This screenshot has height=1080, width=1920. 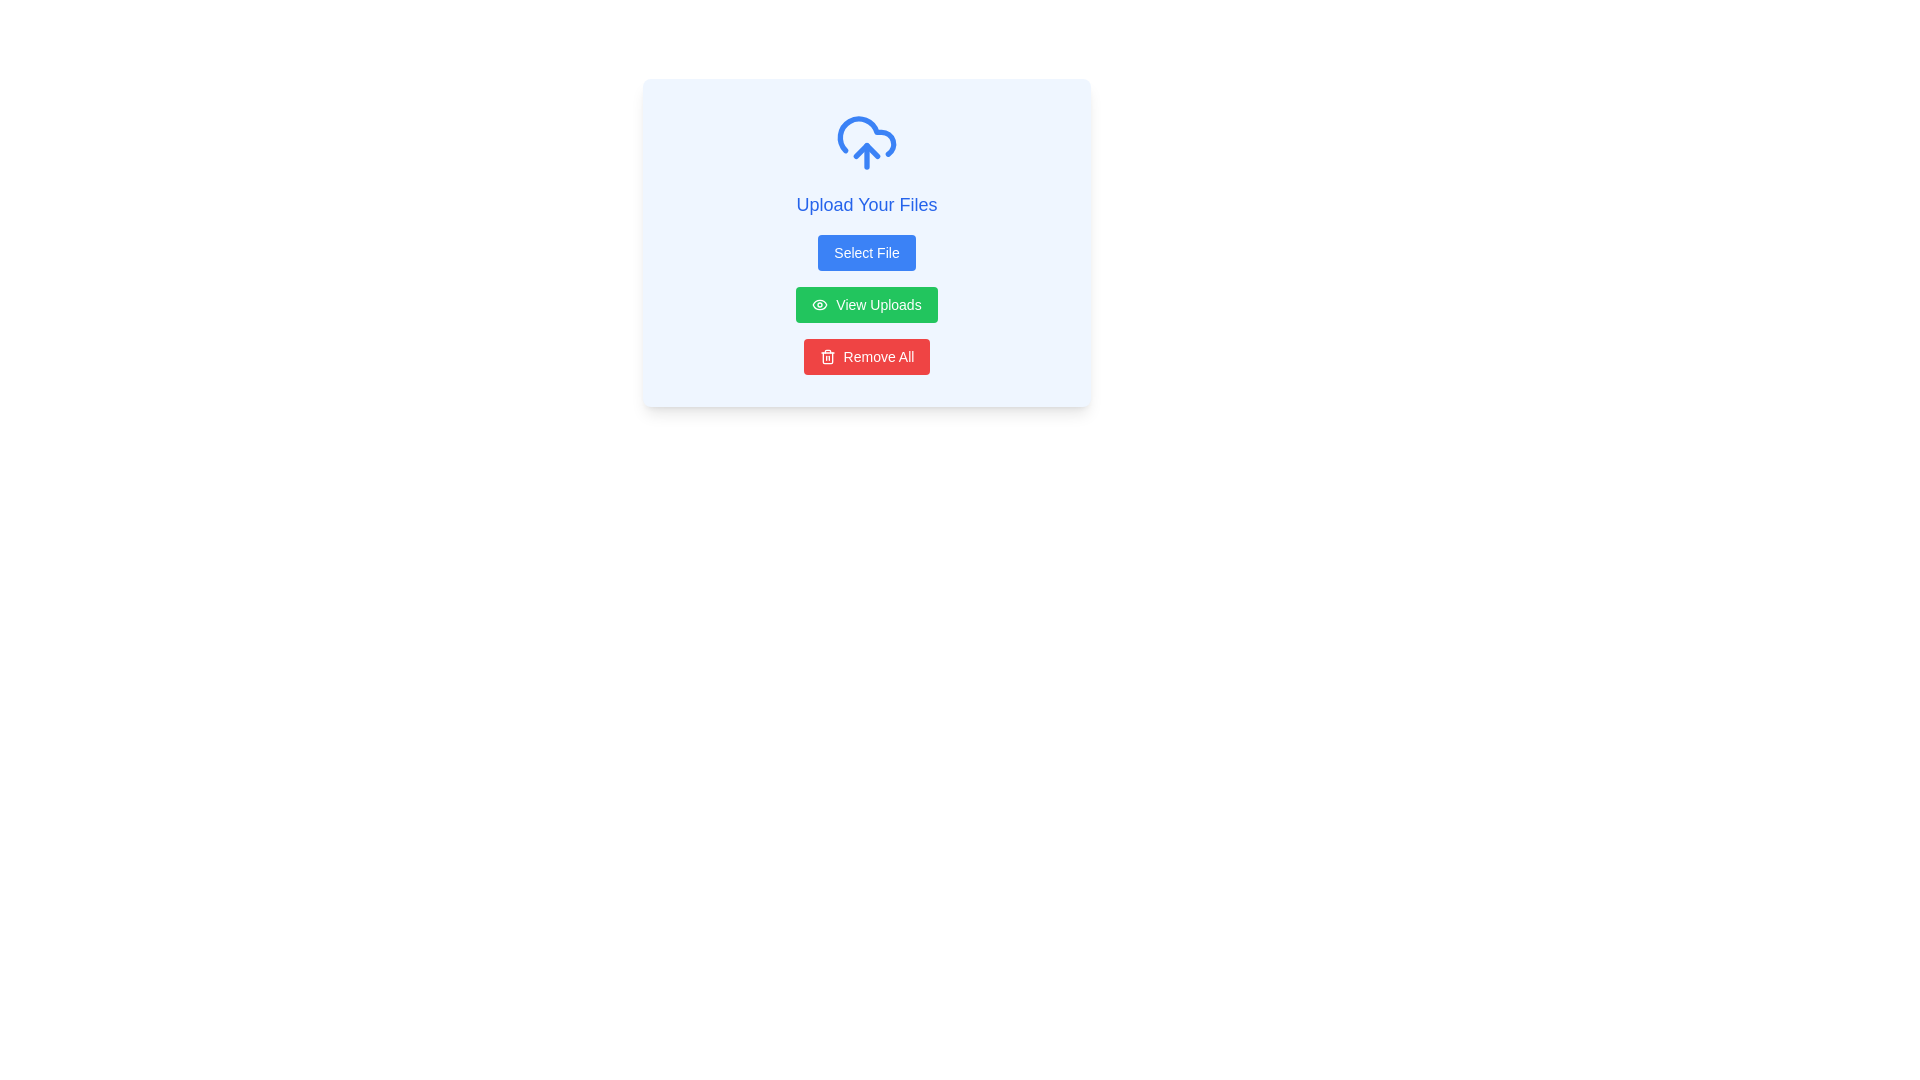 I want to click on the clear button located at the bottom of the button column in the centered card, so click(x=867, y=356).